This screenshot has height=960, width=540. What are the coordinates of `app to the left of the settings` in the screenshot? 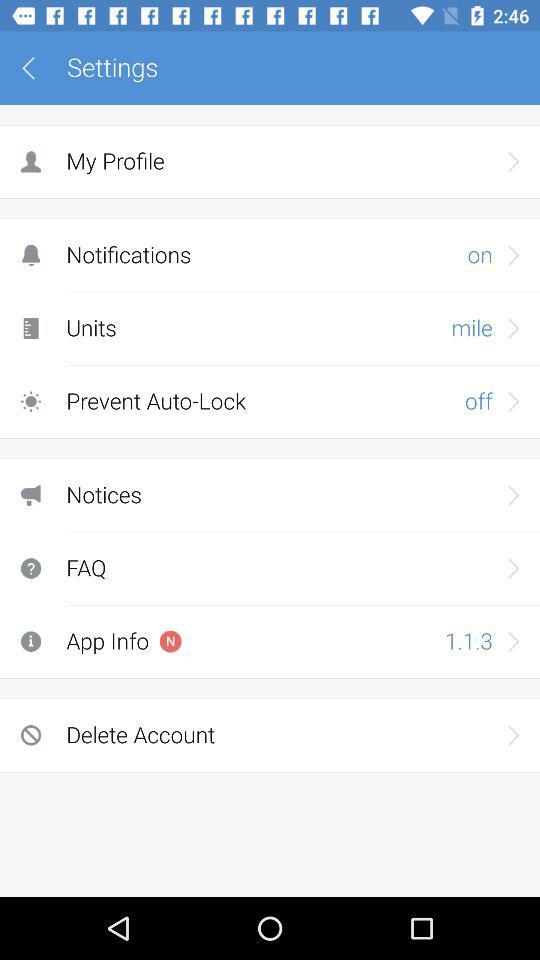 It's located at (35, 68).